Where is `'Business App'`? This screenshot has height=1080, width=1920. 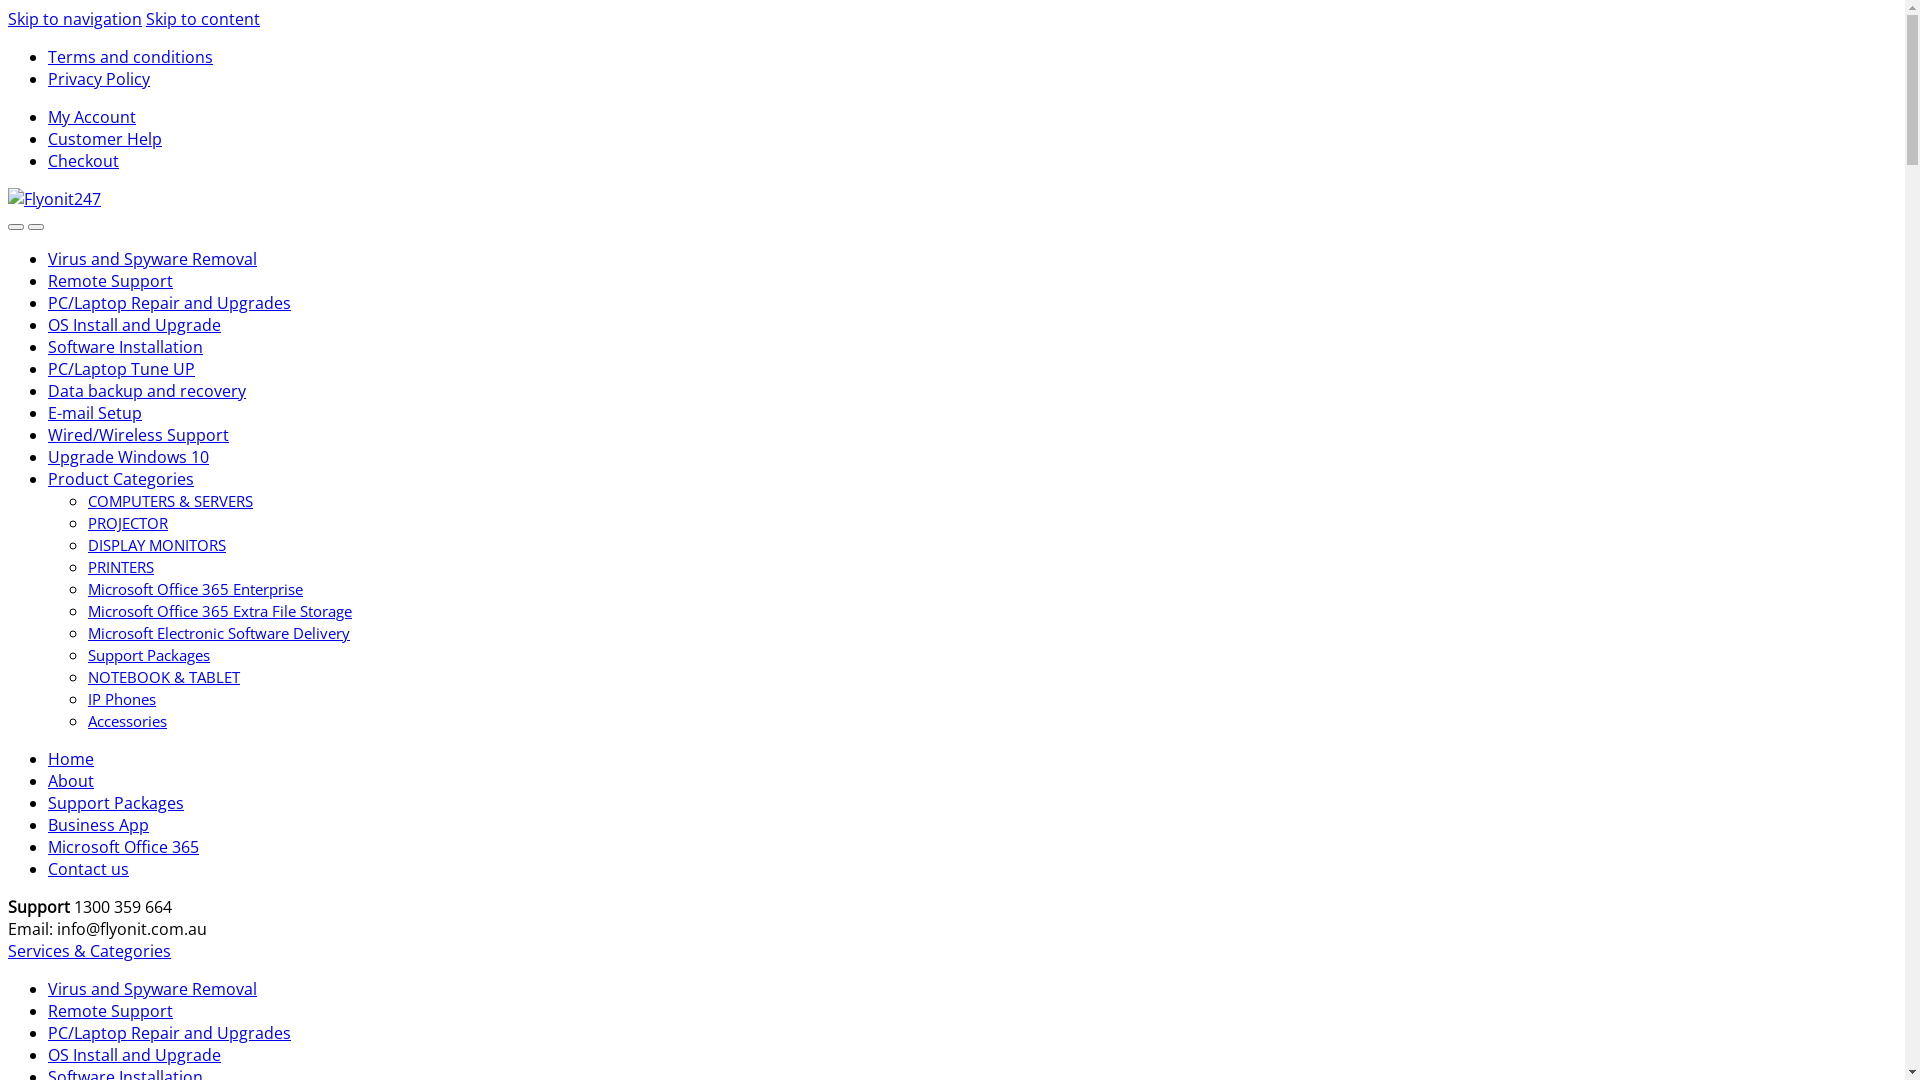 'Business App' is located at coordinates (97, 825).